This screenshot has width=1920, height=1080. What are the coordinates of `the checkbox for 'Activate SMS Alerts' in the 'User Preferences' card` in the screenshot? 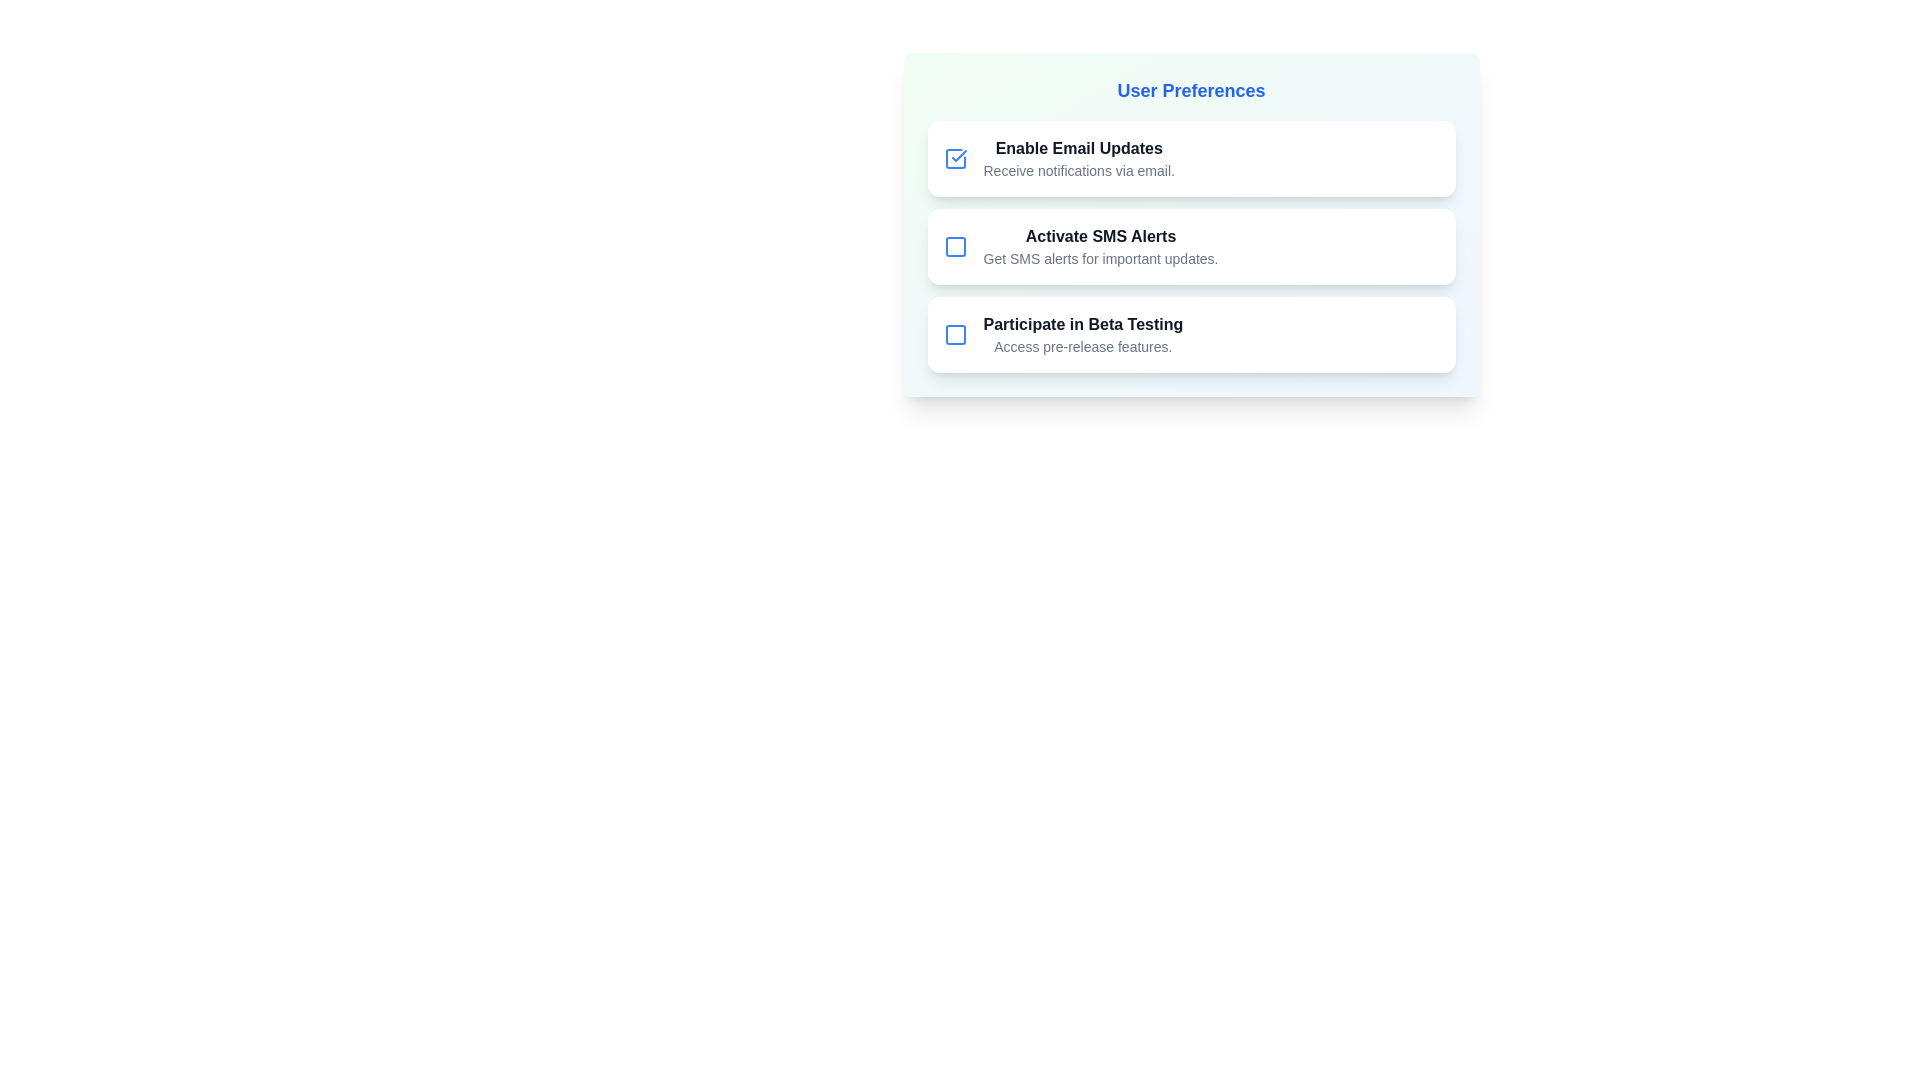 It's located at (1191, 245).